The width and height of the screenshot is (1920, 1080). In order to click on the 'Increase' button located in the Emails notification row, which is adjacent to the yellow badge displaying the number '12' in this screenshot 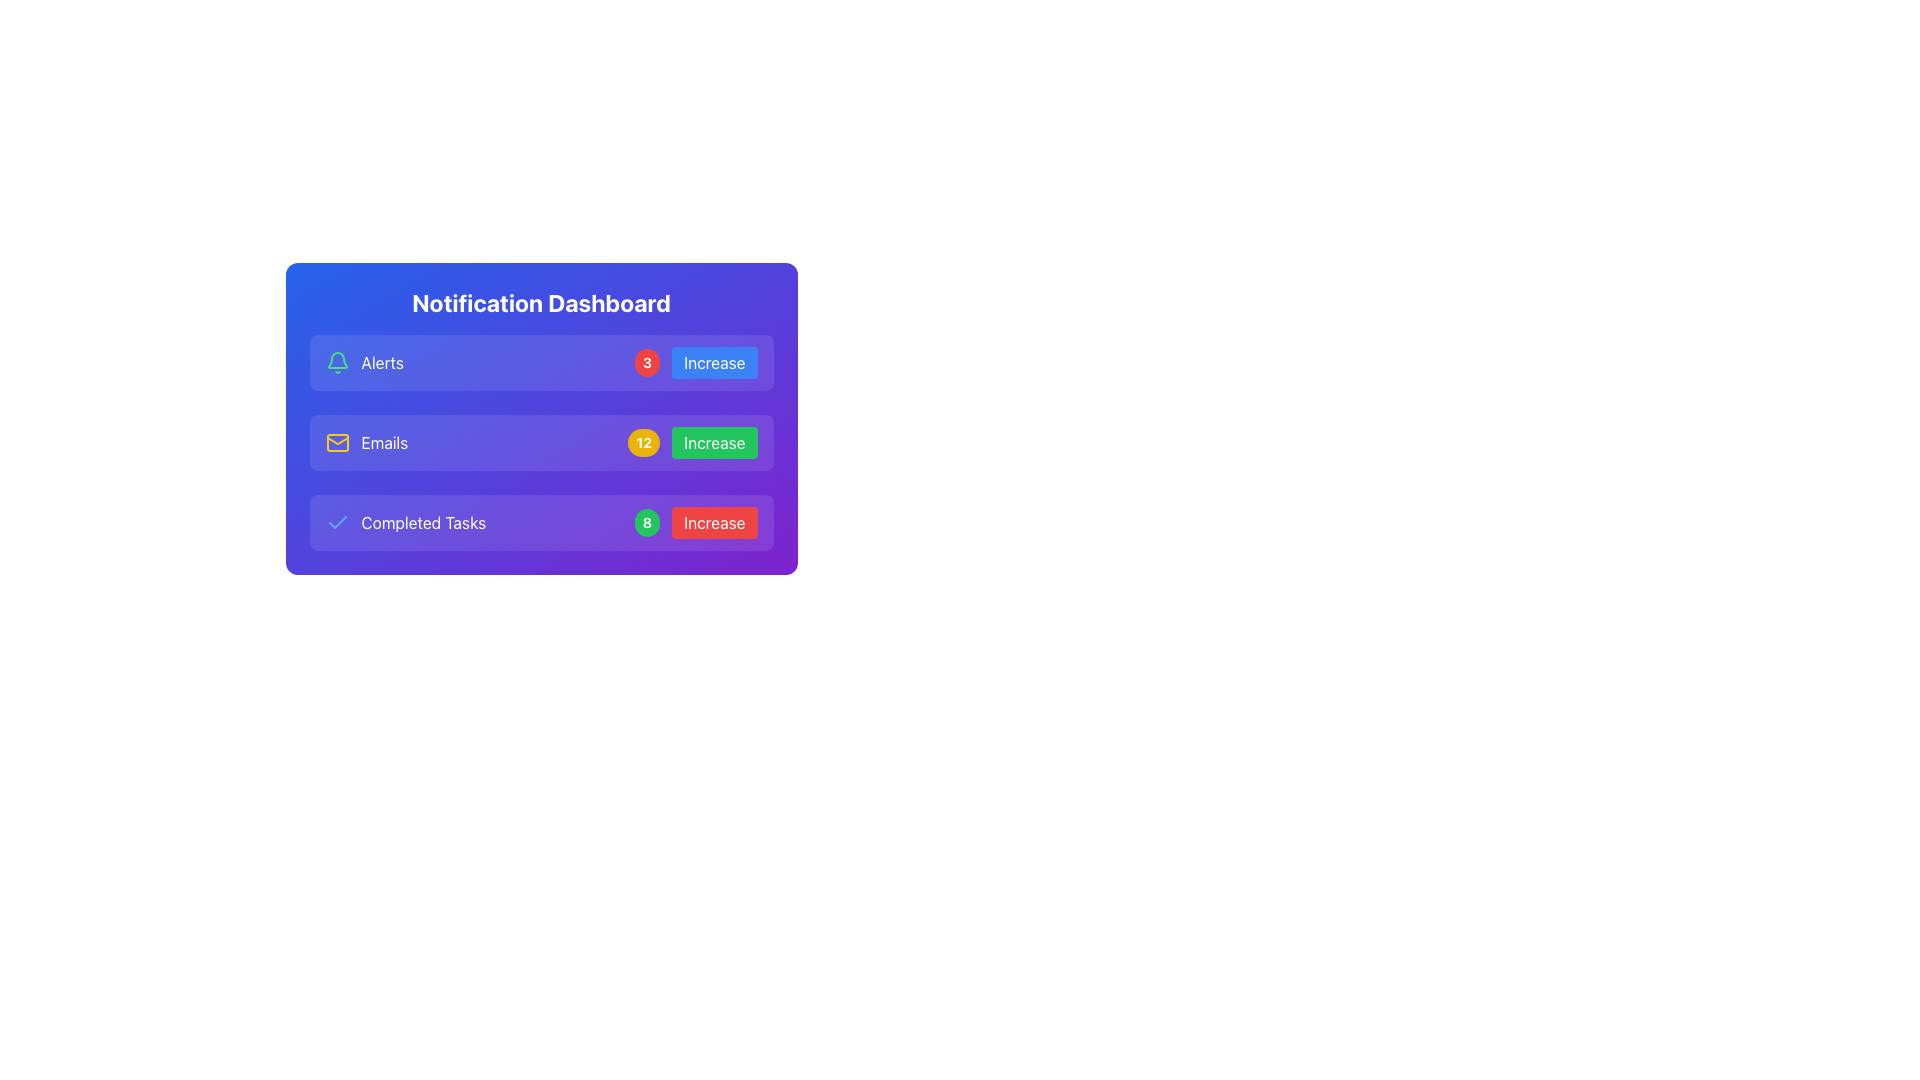, I will do `click(691, 442)`.